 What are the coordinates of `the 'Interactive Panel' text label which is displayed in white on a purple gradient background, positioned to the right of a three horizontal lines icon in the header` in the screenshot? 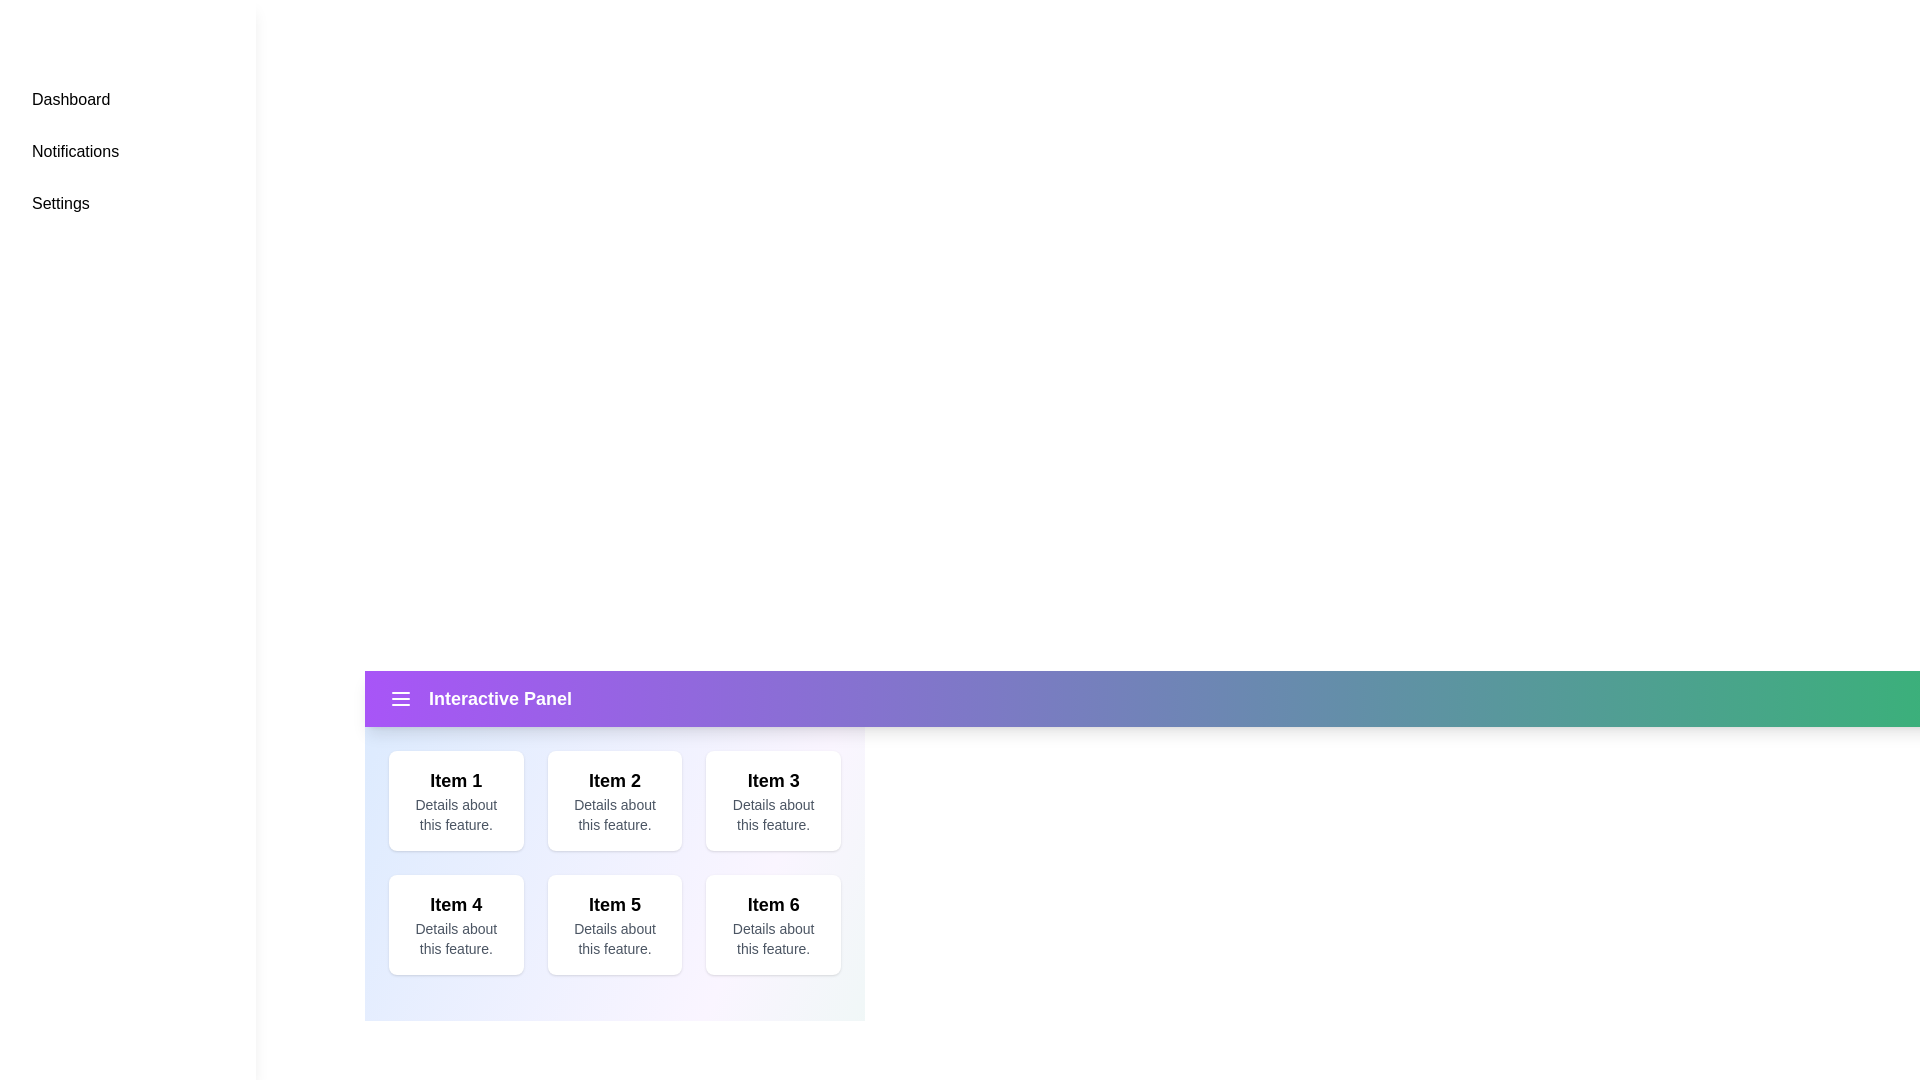 It's located at (500, 697).